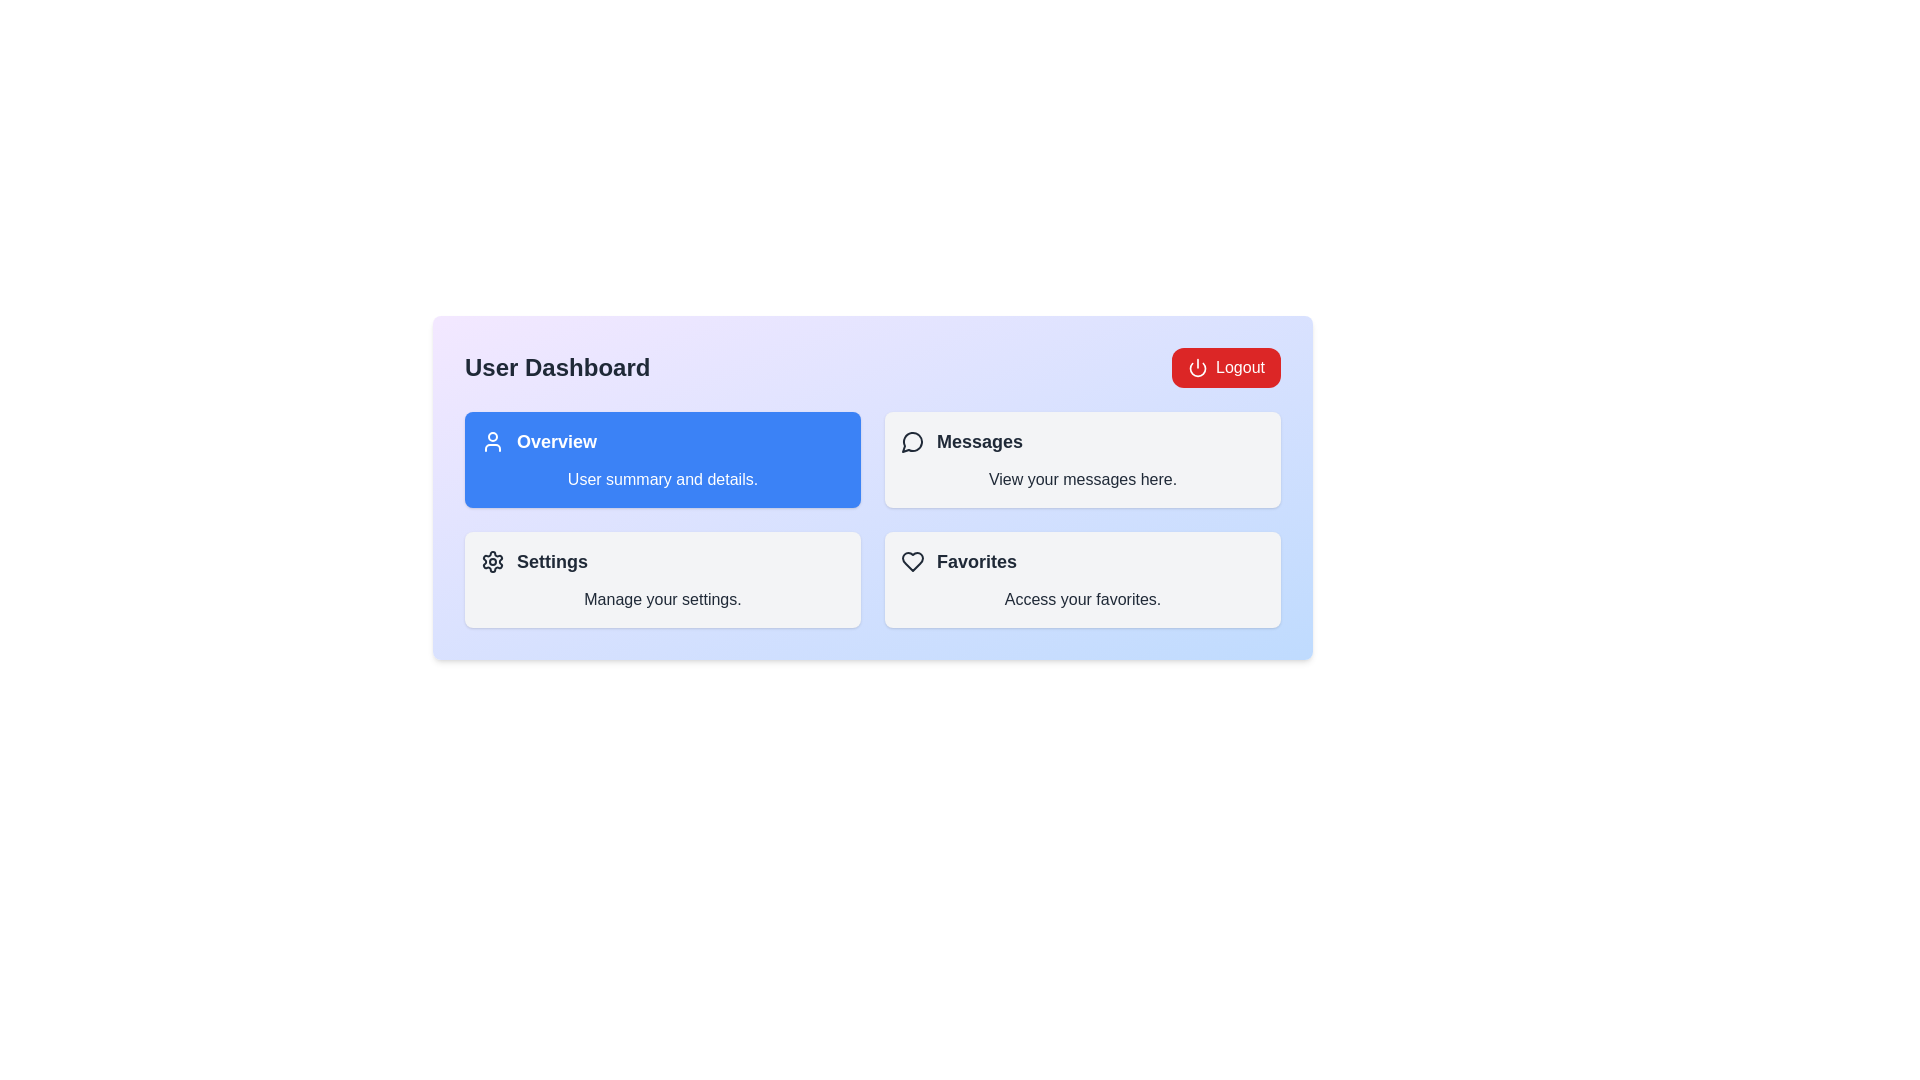 This screenshot has width=1920, height=1080. I want to click on the logout button located at the top-right corner of the User Dashboard to initiate logout, so click(1225, 367).